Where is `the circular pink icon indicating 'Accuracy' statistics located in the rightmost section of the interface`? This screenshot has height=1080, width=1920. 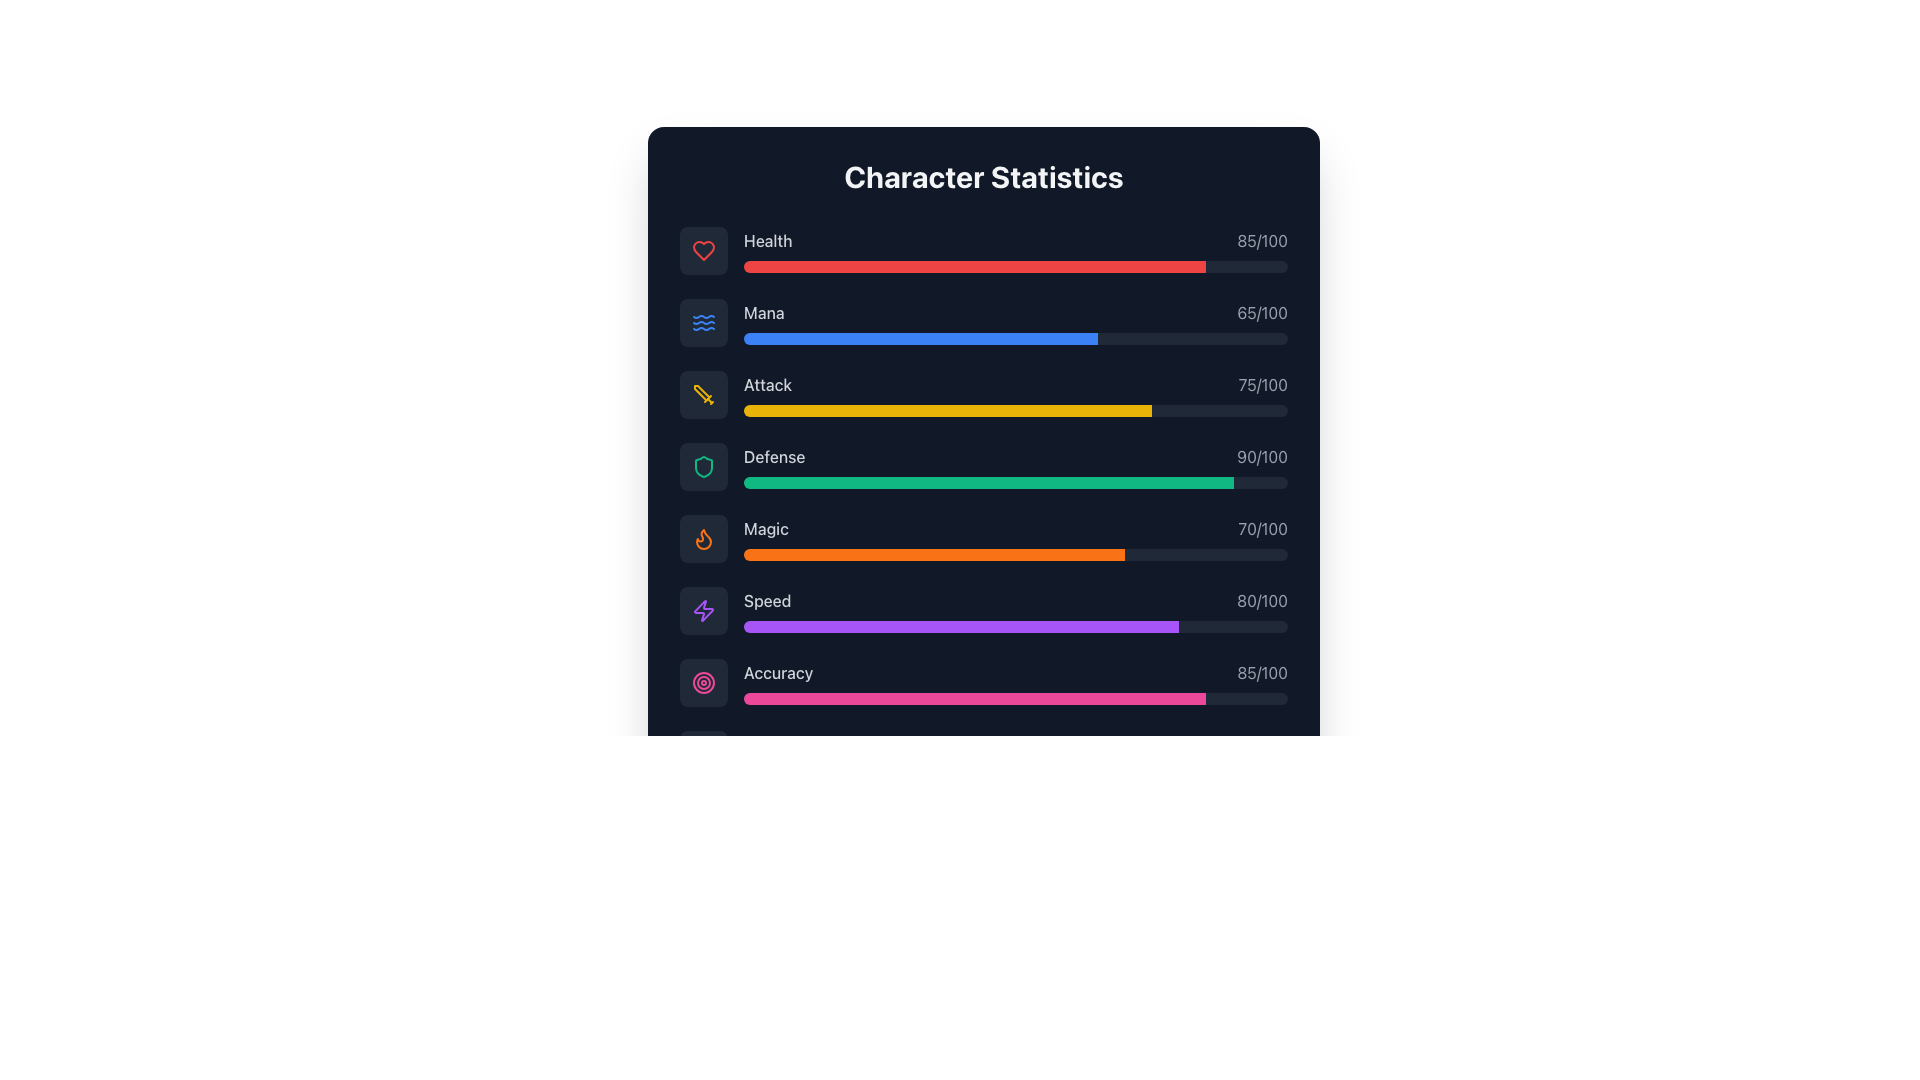
the circular pink icon indicating 'Accuracy' statistics located in the rightmost section of the interface is located at coordinates (704, 681).